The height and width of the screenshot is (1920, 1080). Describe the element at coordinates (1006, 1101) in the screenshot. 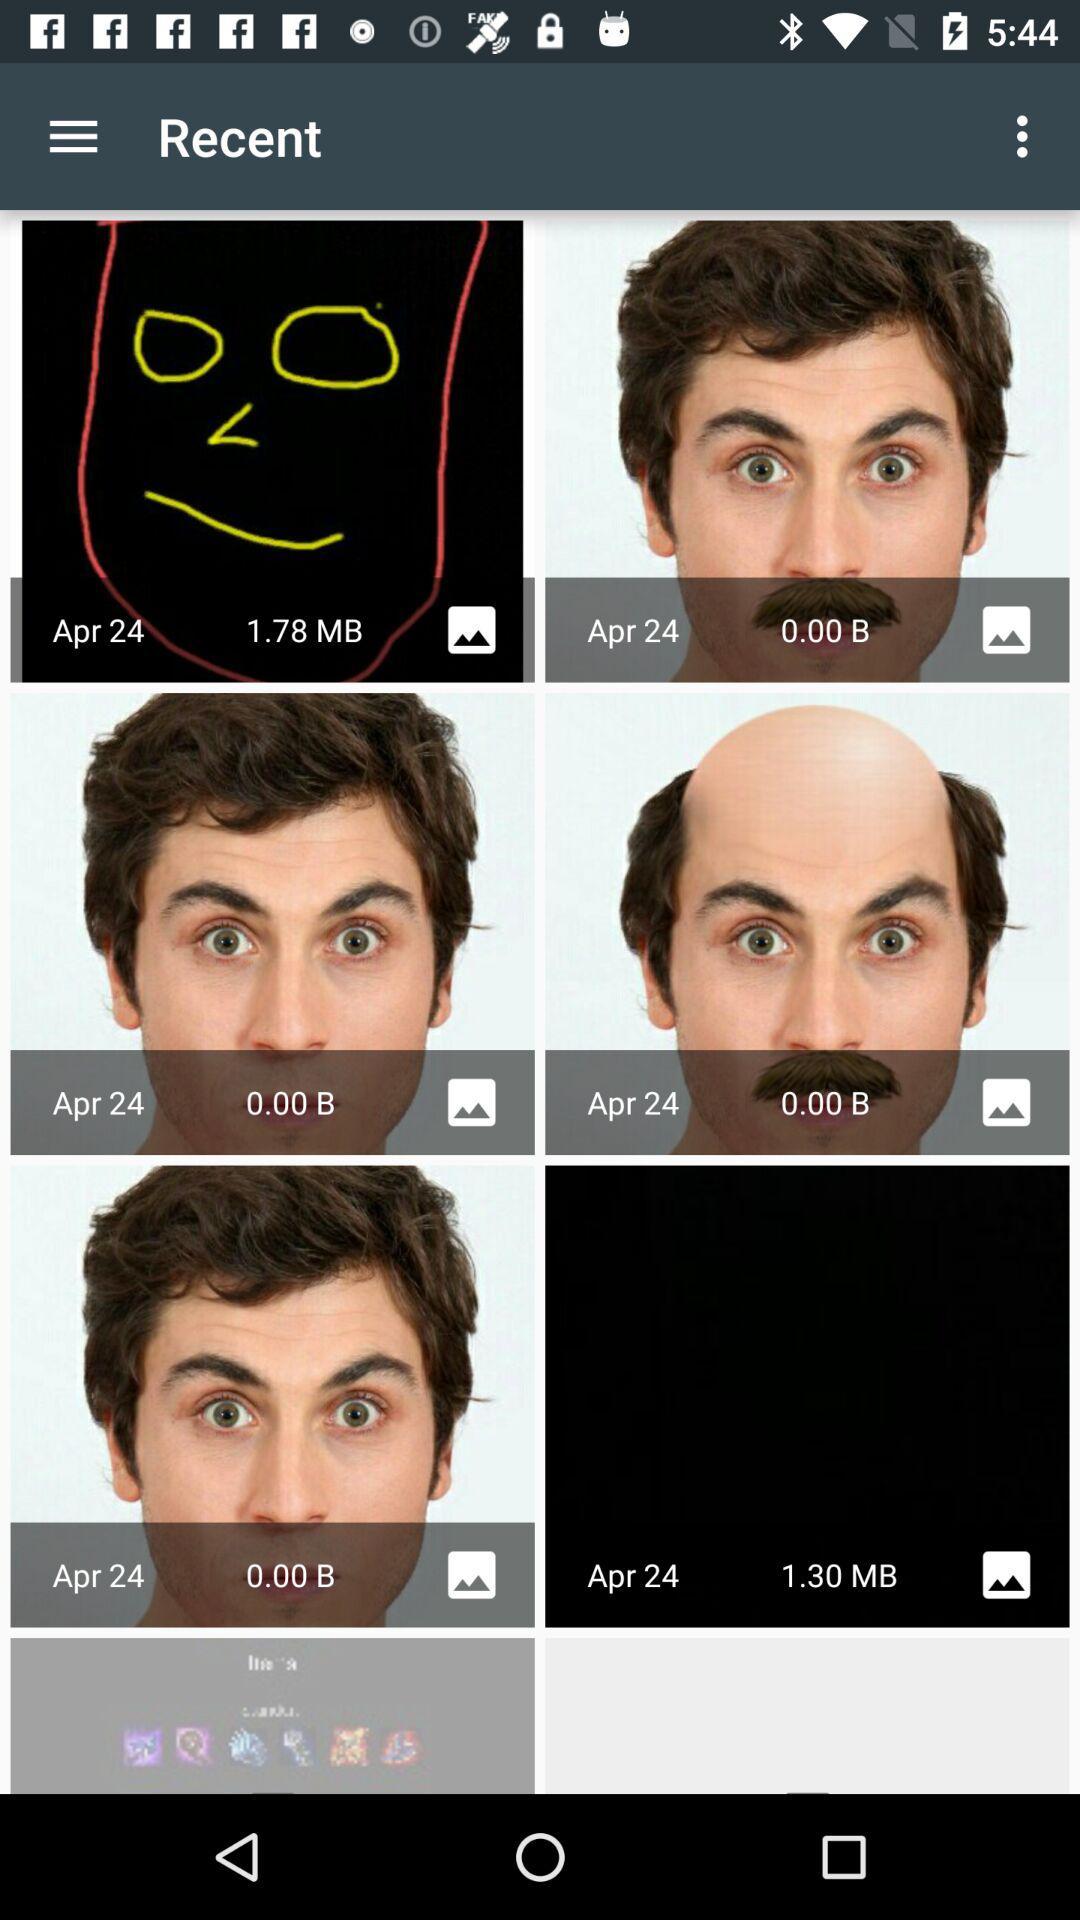

I see `the icon on the second option second row` at that location.